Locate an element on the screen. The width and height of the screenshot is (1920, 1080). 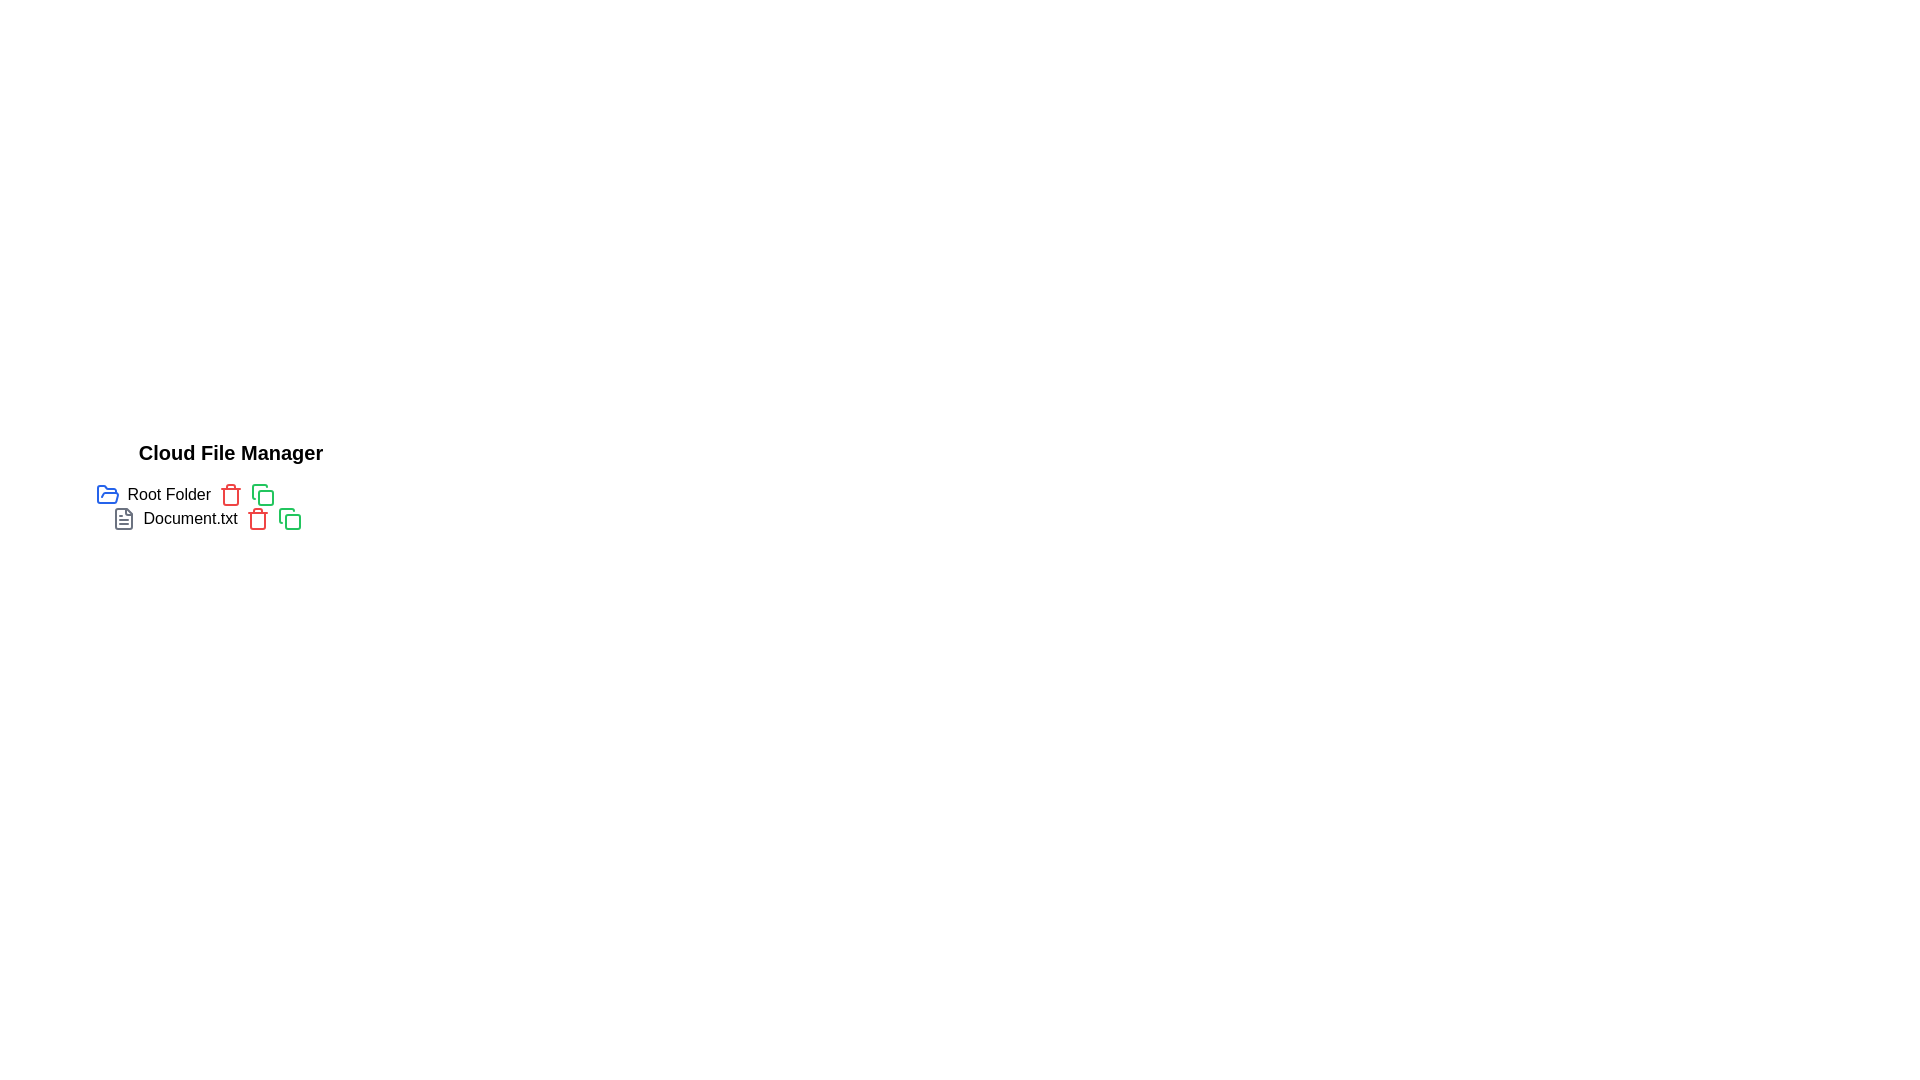
the 'Root Folder' item in the file manager is located at coordinates (239, 494).